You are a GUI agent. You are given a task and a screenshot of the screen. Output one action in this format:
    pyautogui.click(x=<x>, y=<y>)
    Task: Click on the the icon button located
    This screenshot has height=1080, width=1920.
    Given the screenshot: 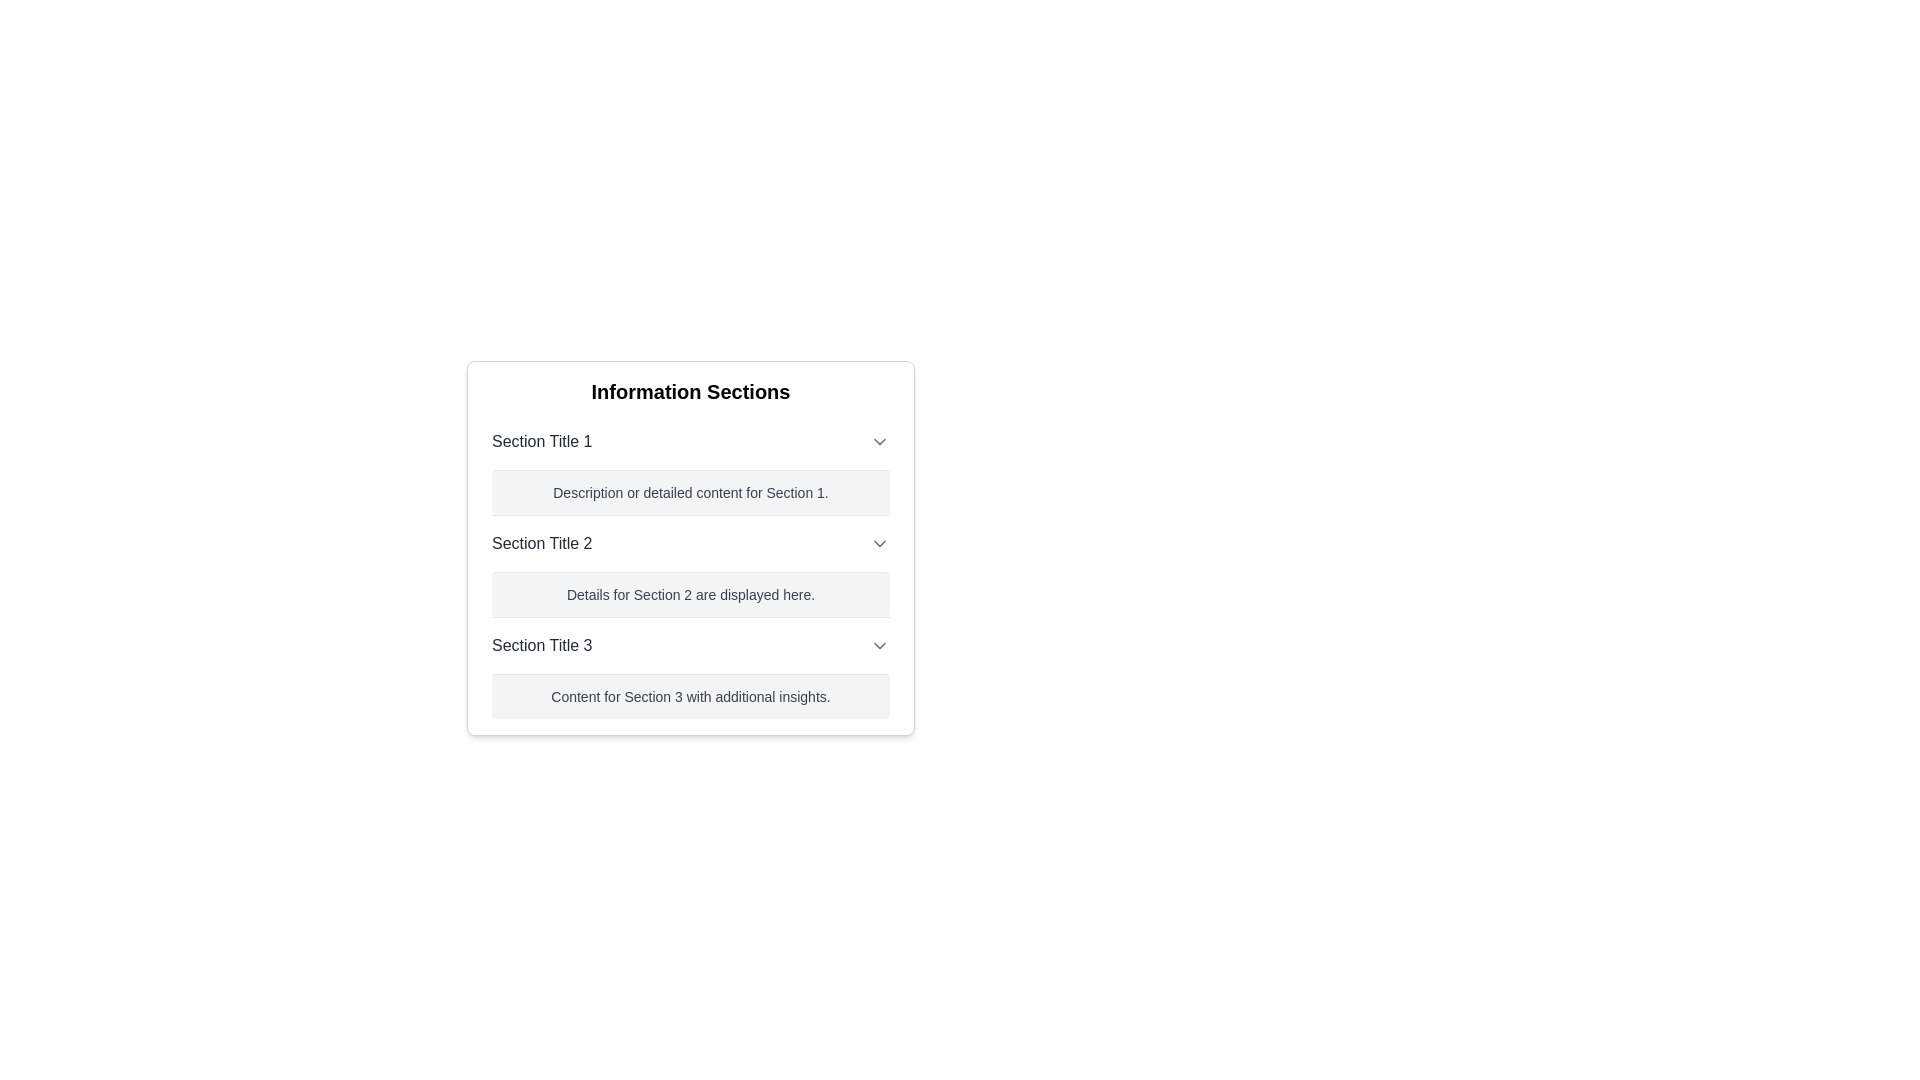 What is the action you would take?
    pyautogui.click(x=879, y=441)
    